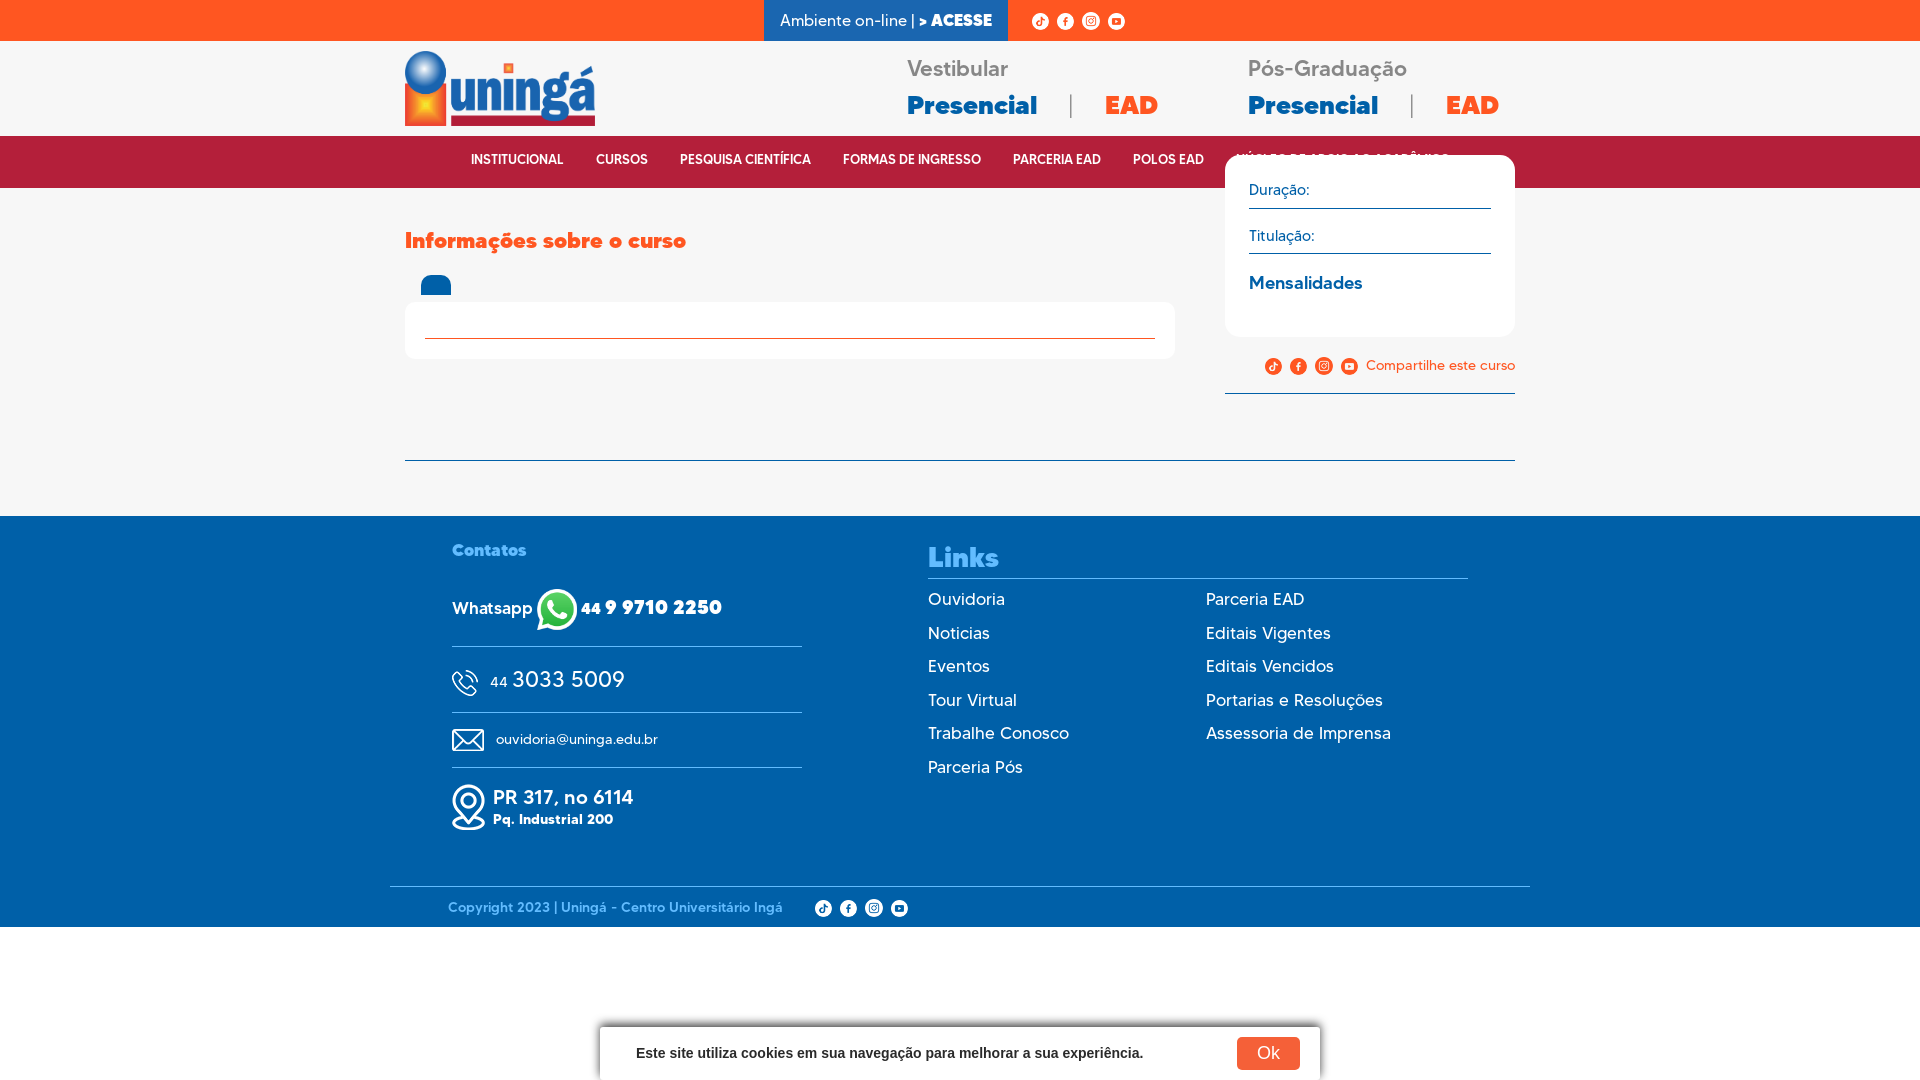 The width and height of the screenshot is (1920, 1080). I want to click on 'Editais Vencidos', so click(1337, 667).